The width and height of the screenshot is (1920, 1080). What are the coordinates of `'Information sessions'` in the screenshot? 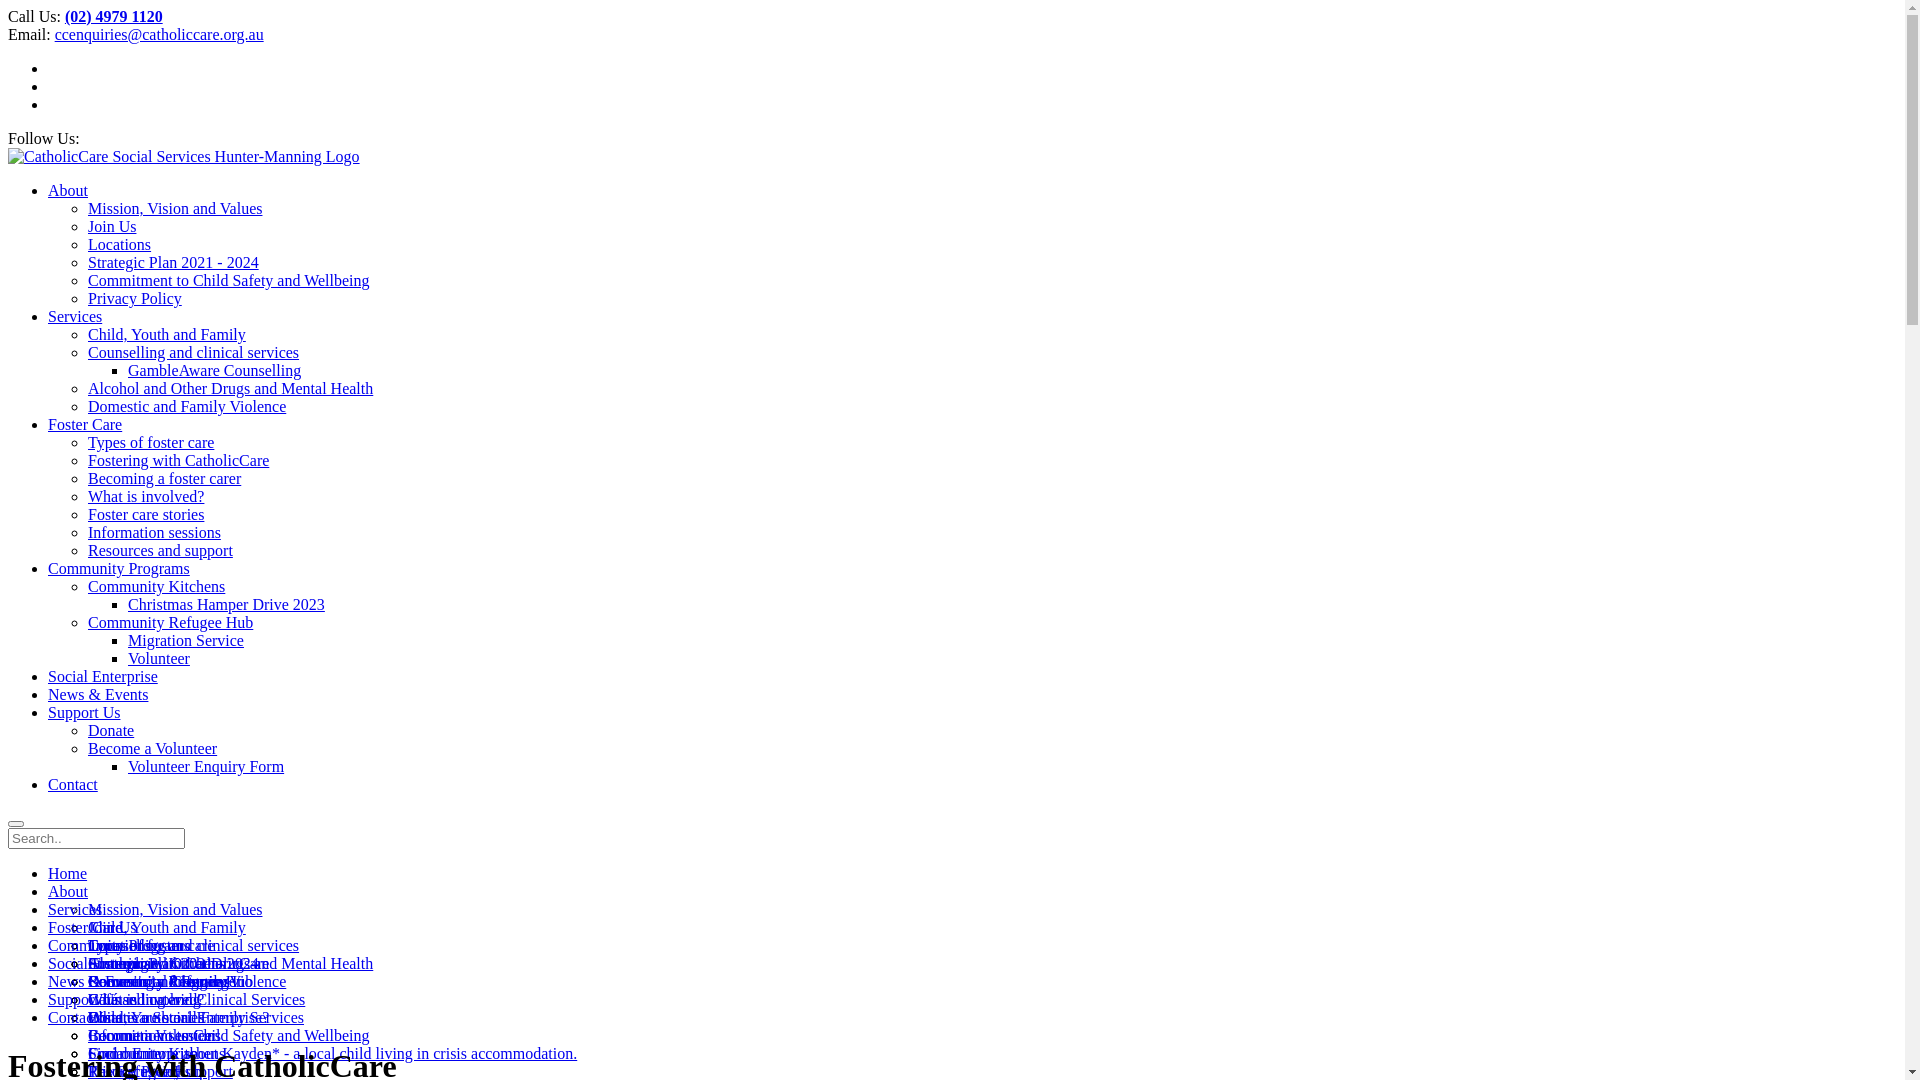 It's located at (86, 531).